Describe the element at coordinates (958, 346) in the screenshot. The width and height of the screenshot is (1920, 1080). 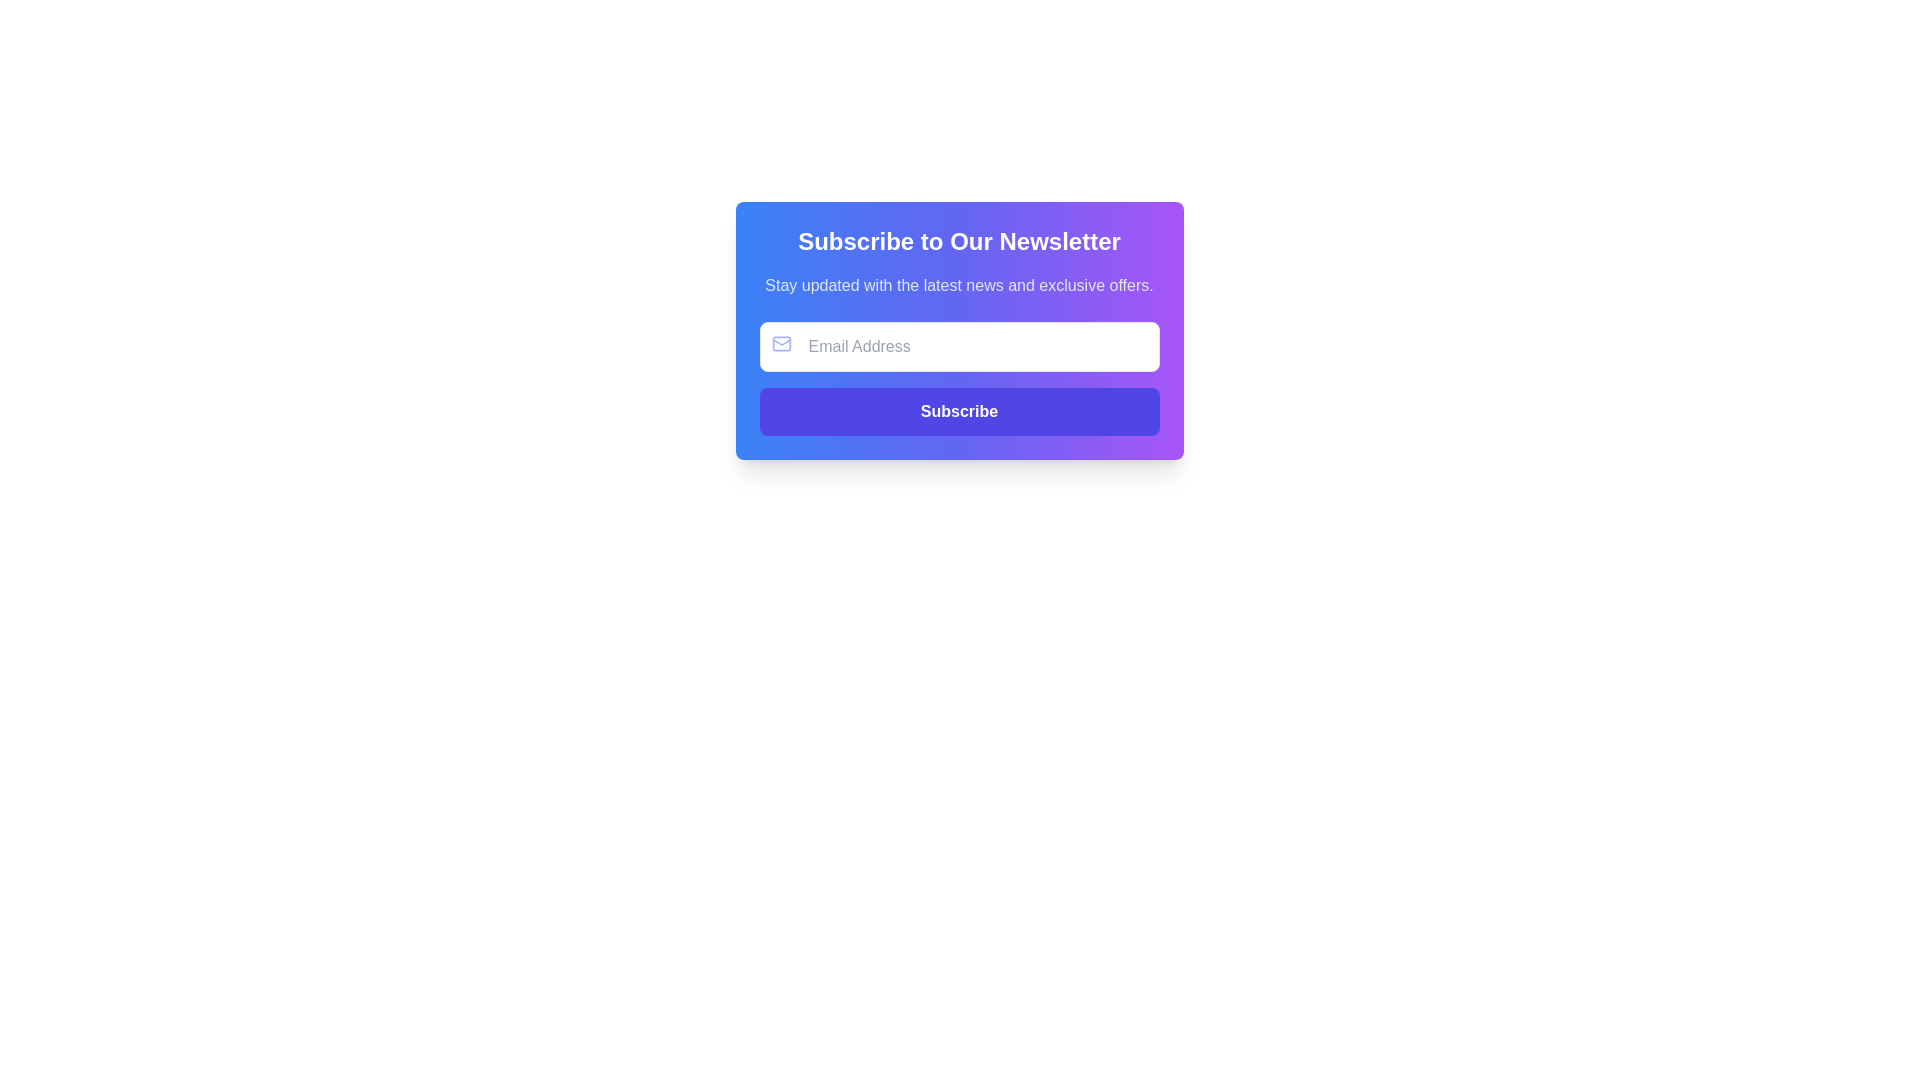
I see `the Email input field to focus on it, which is located below the 'Subscribe to Our Newsletter' title and above the 'Subscribe' button` at that location.